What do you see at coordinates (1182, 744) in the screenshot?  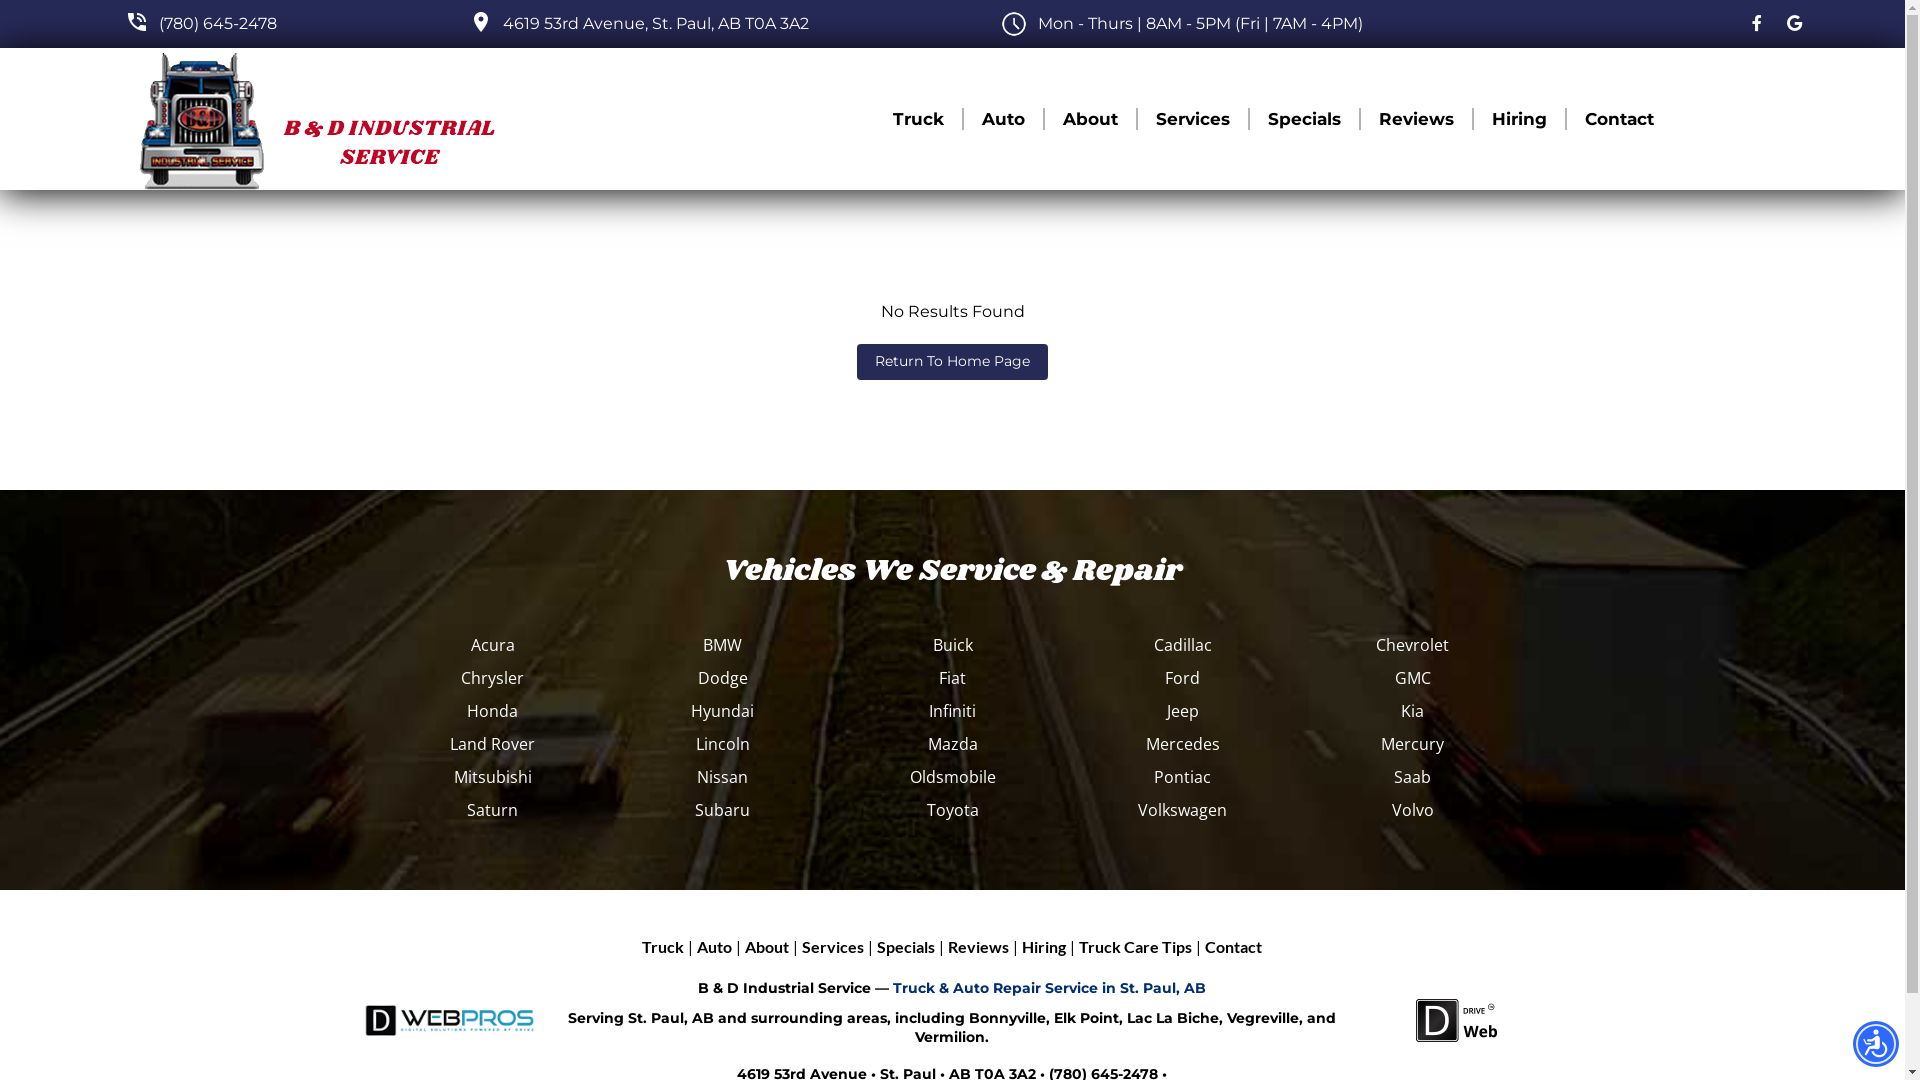 I see `'Mercedes'` at bounding box center [1182, 744].